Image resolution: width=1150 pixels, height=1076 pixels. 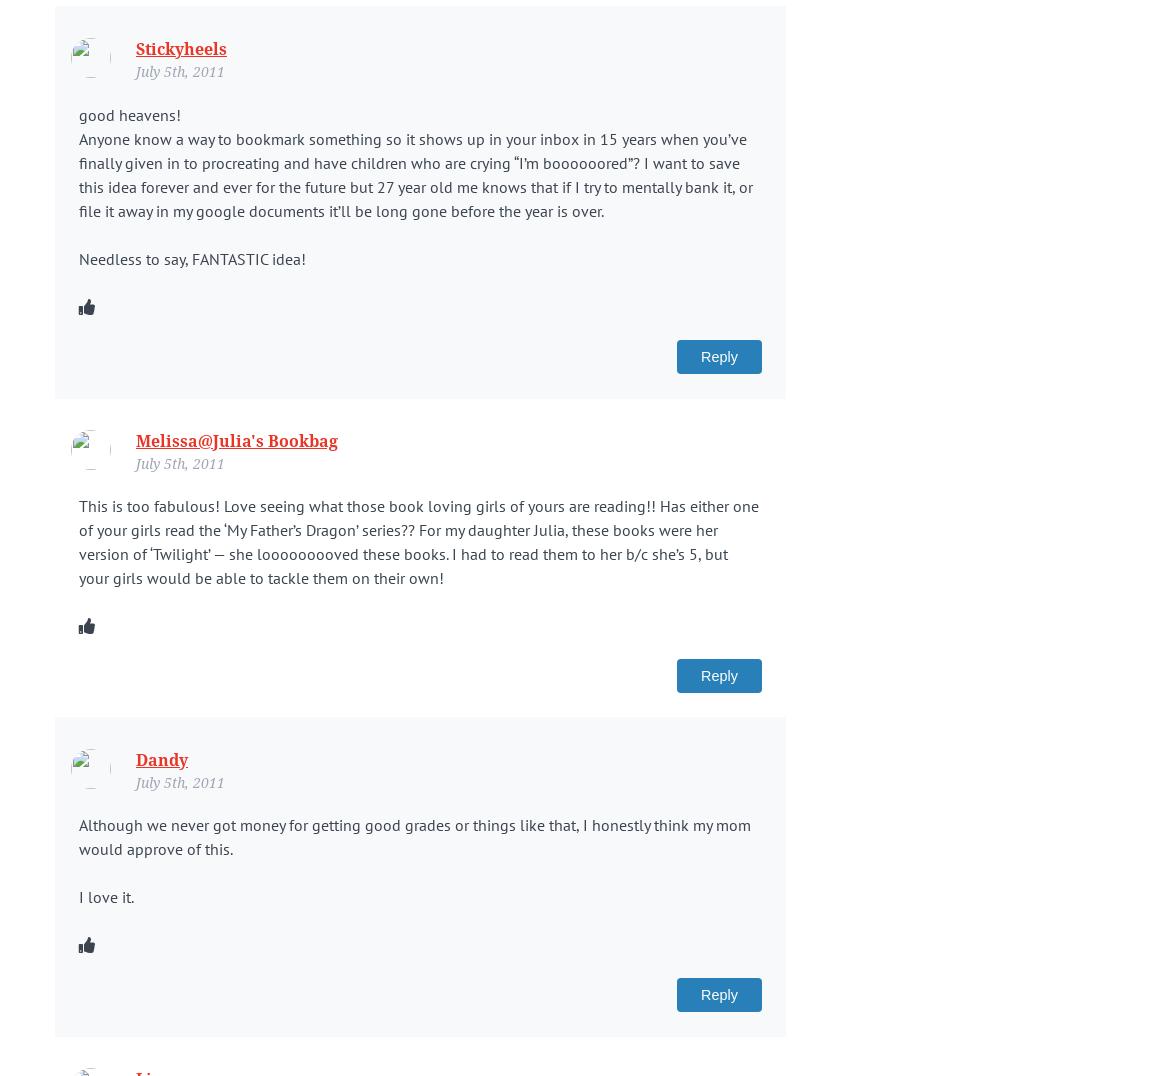 I want to click on 'This is too fabulous! Love seeing what those book loving girls of yours are reading!! Has either one of your girls read the ‘My Father’s Dragon’ series?? For my daughter Julia, these books were her version of ‘Twilight’ — she looooooooved these books. I had to read them to her b/c she’s 5, but your girls would be able to tackle them on their own!', so click(x=418, y=540).